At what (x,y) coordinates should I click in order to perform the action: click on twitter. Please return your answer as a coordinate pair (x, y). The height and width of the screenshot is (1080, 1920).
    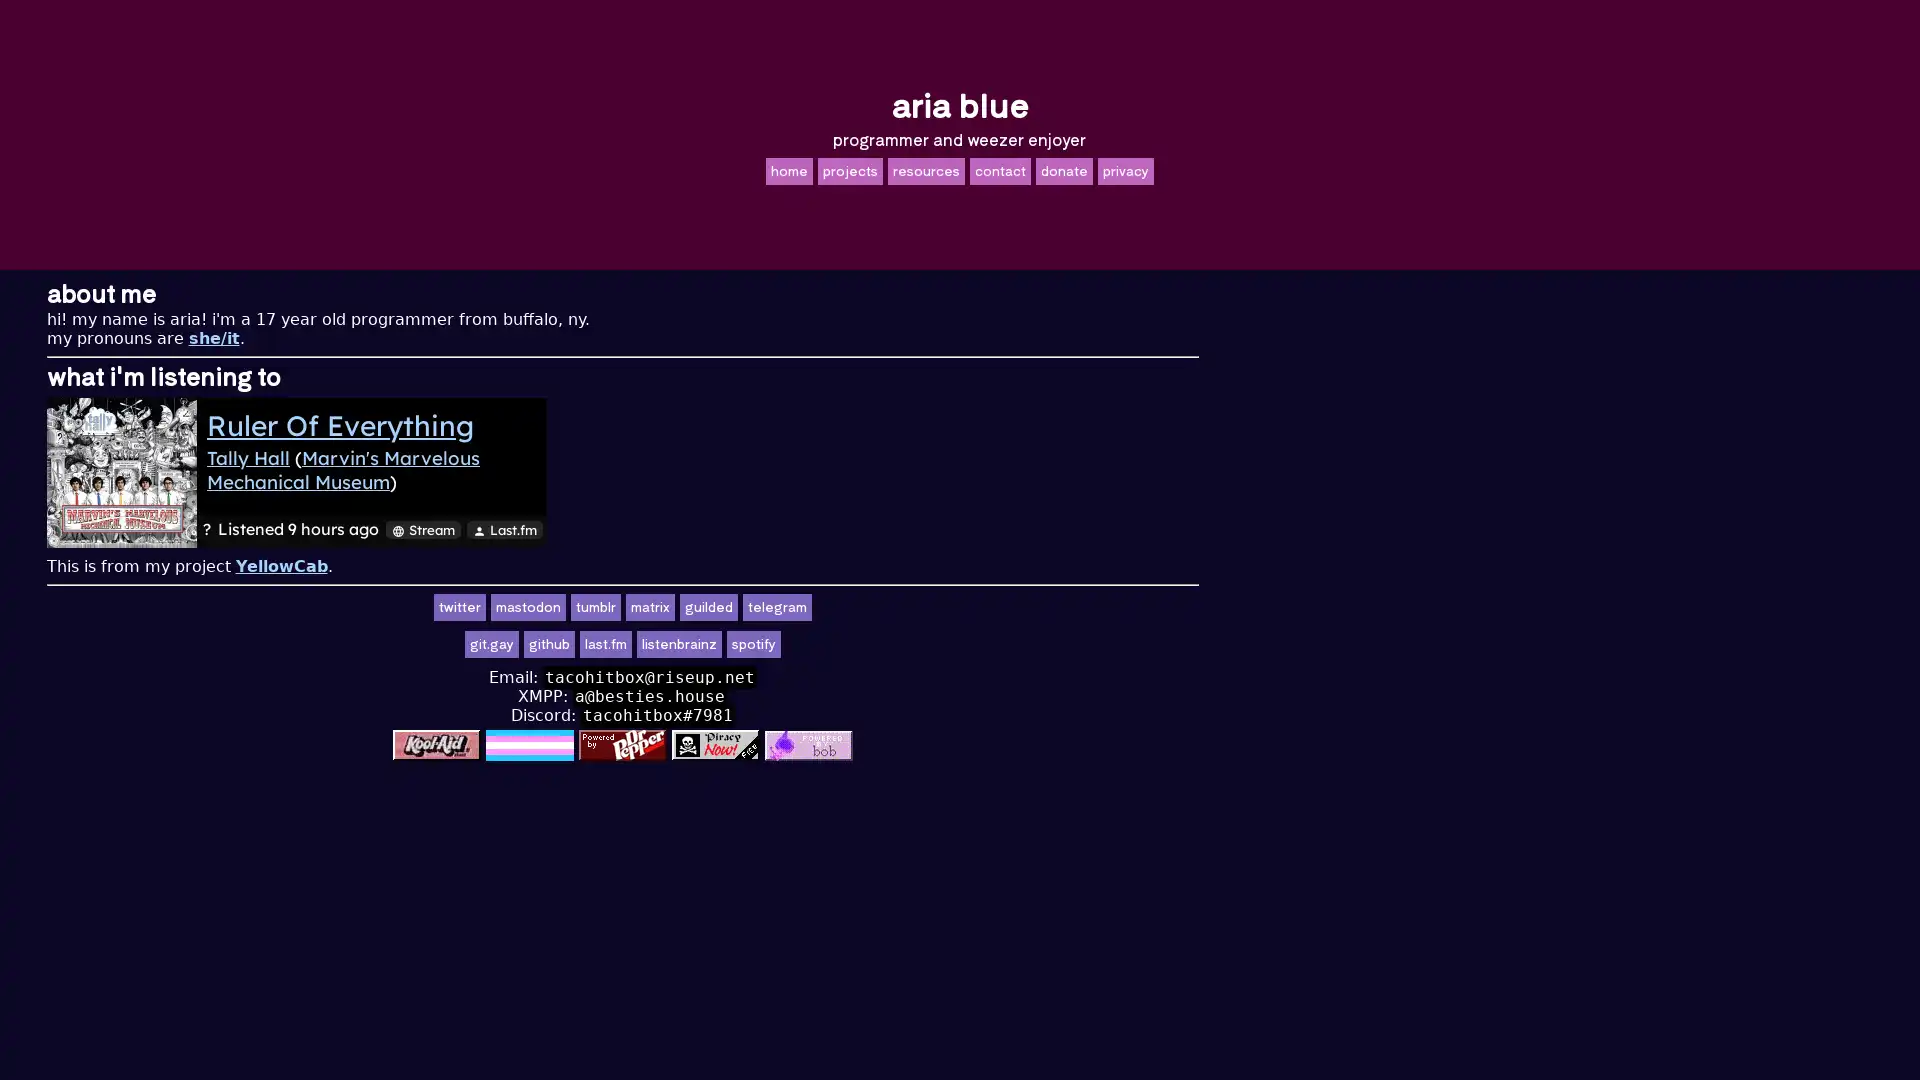
    Looking at the image, I should click on (795, 606).